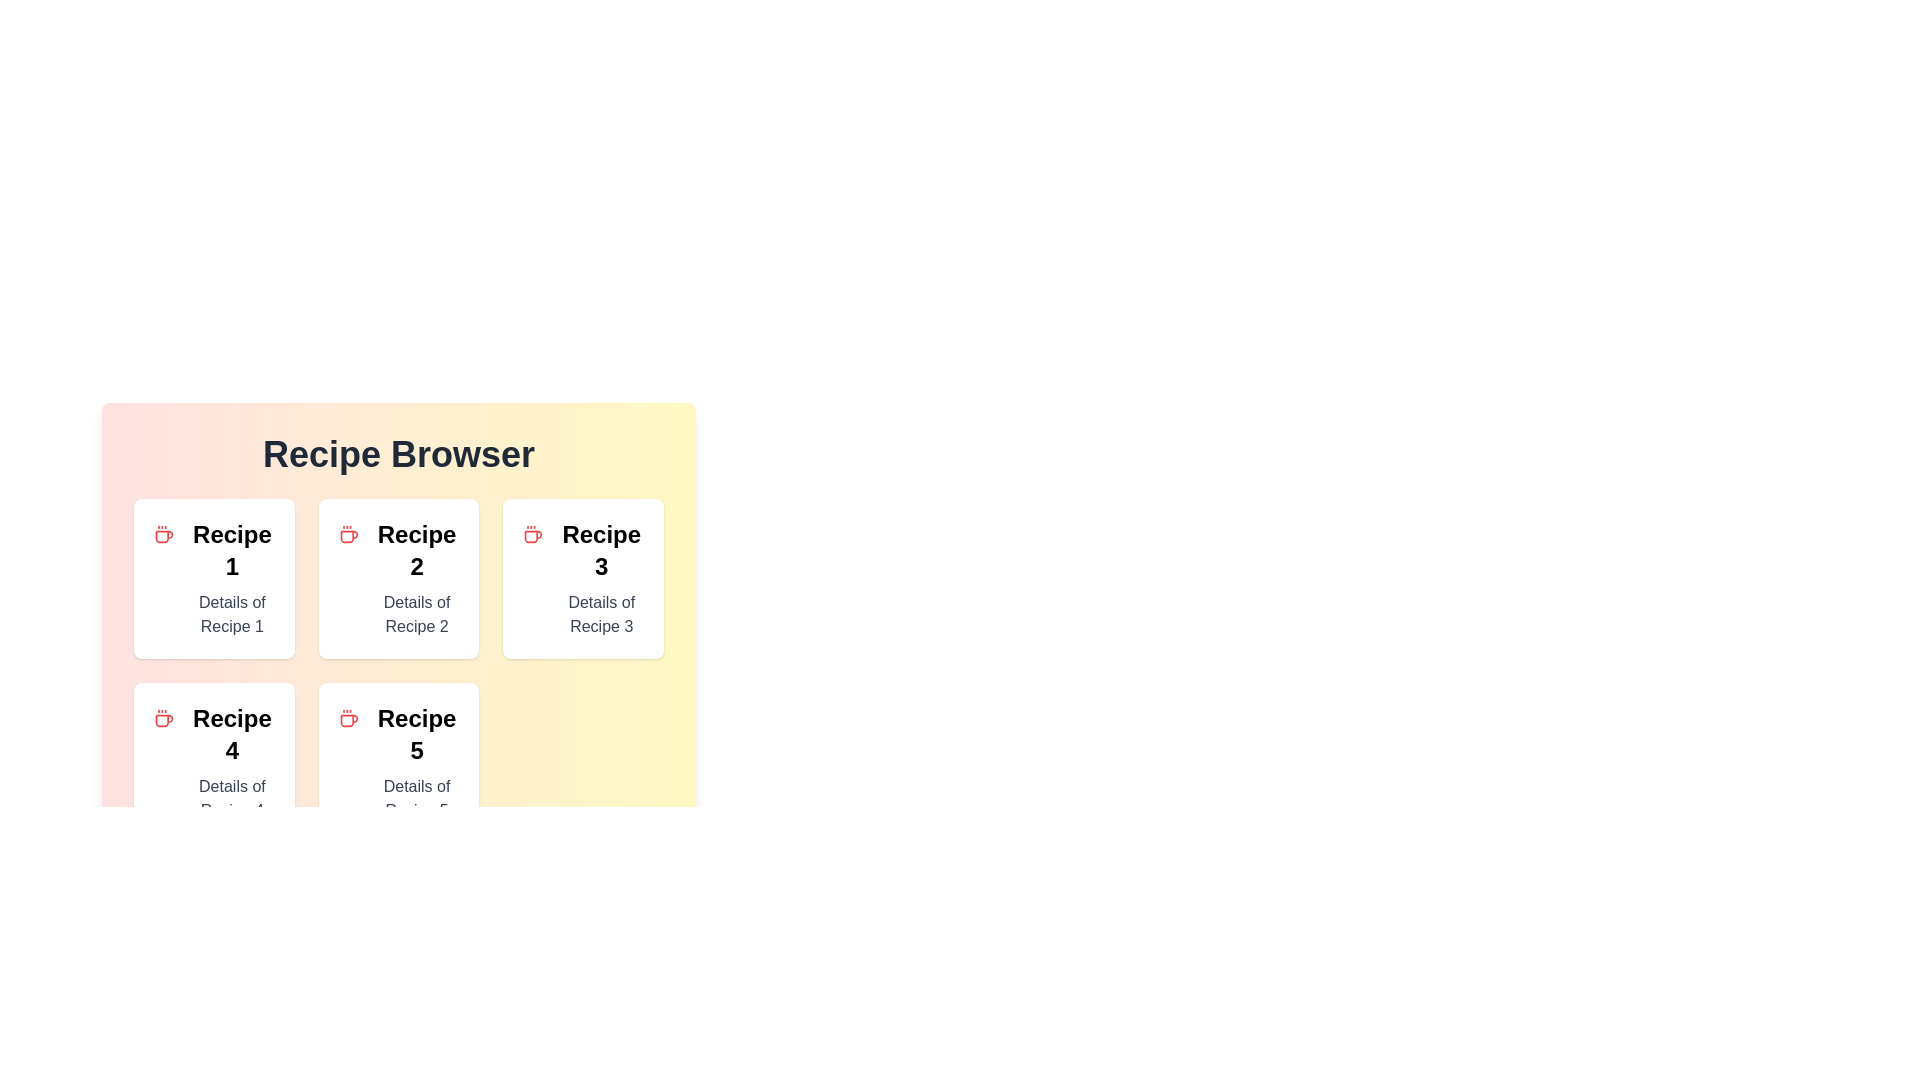 This screenshot has height=1080, width=1920. I want to click on the text block displaying 'Details of Recipe 3', which is located below the title 'Recipe 3' in the third card of the grid layout in the 'Recipe Browser' section, so click(600, 613).